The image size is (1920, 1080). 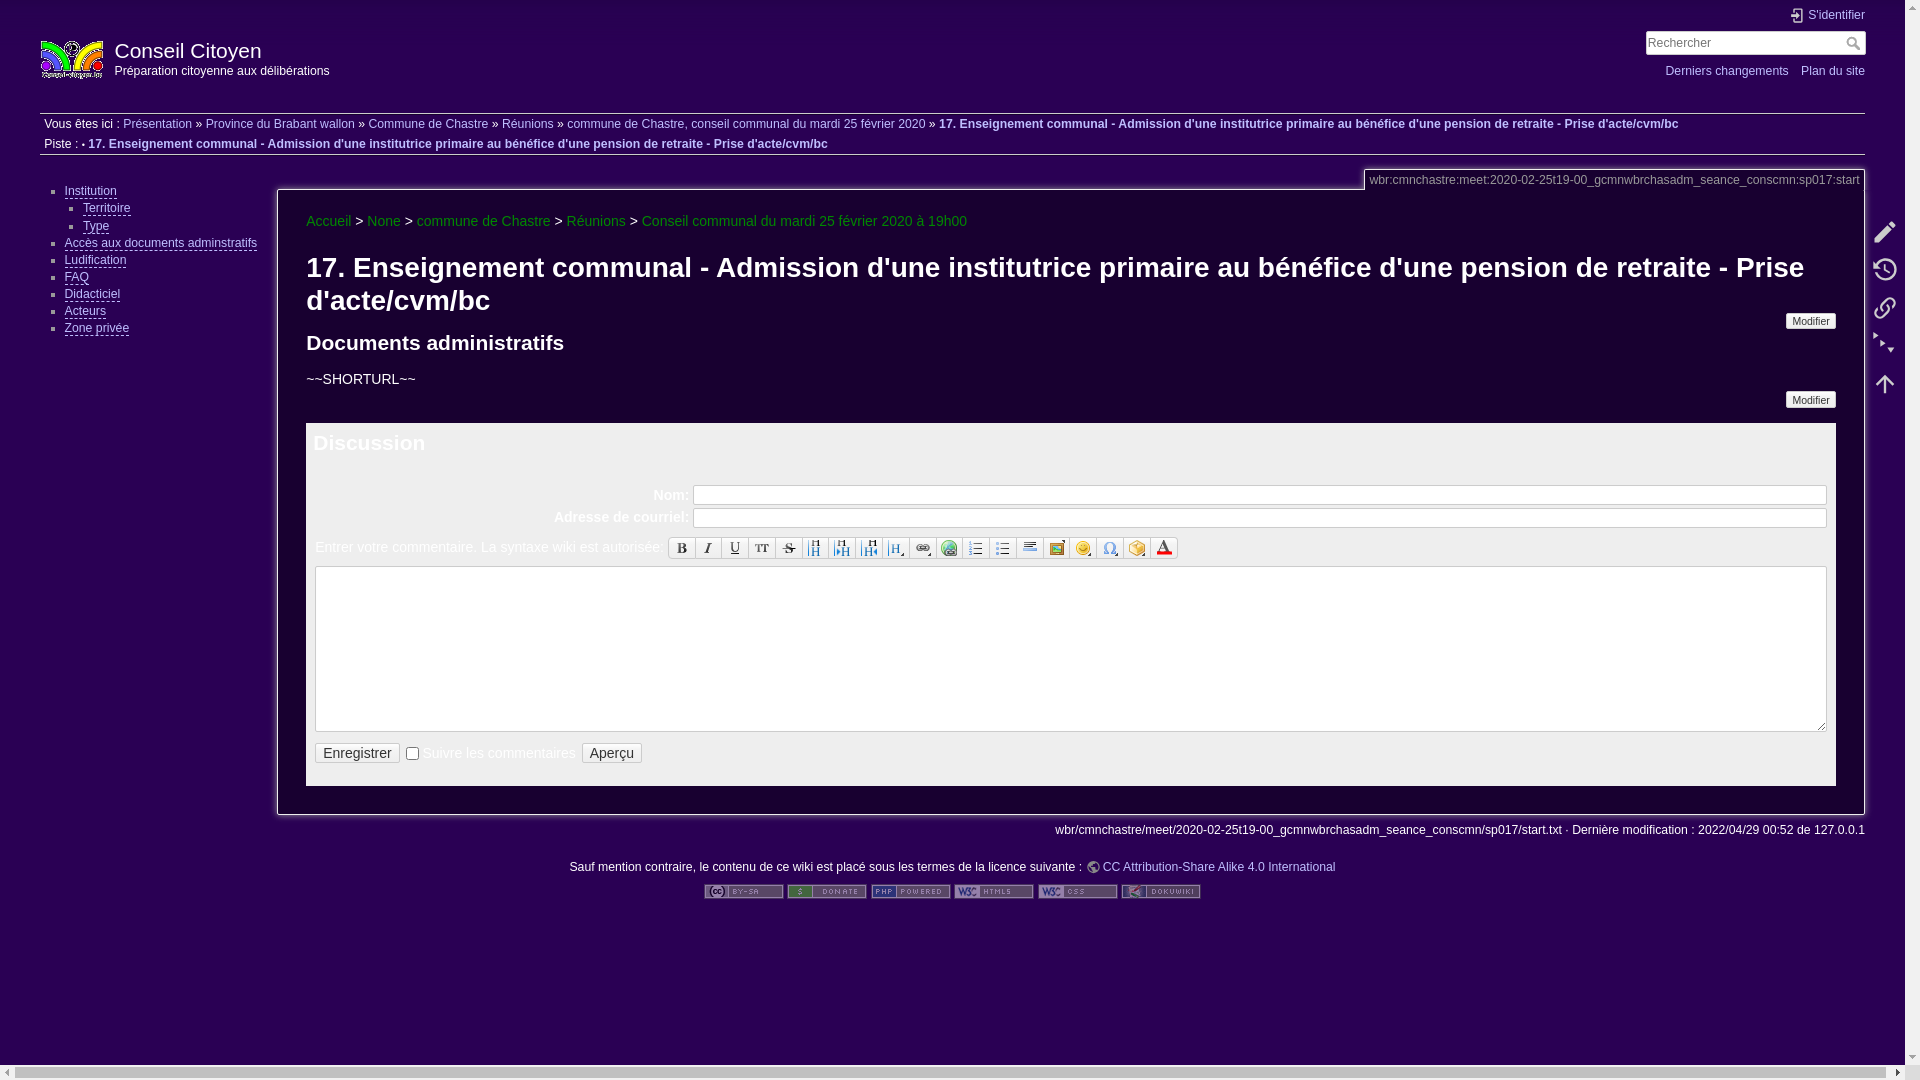 I want to click on 'Rechercher', so click(x=1854, y=42).